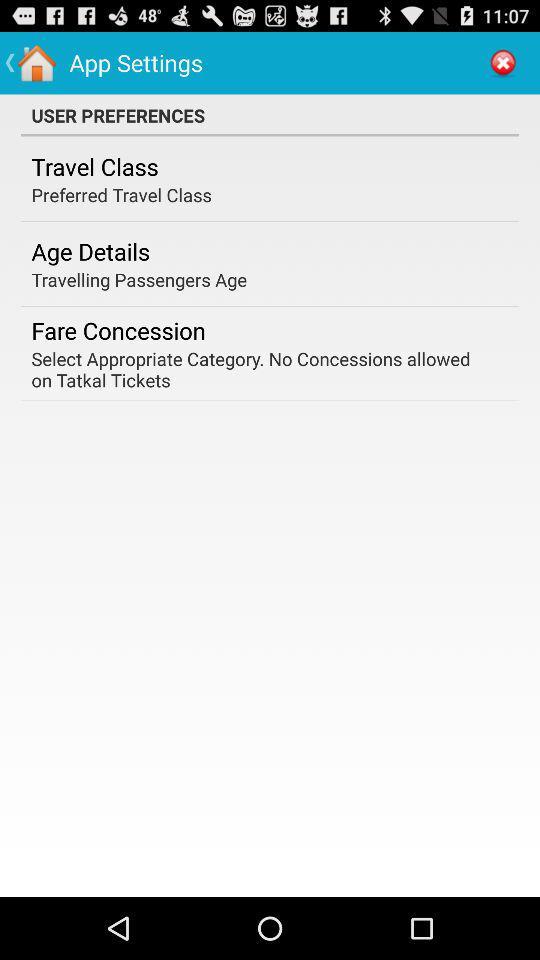  What do you see at coordinates (118, 330) in the screenshot?
I see `the app above the select appropriate category item` at bounding box center [118, 330].